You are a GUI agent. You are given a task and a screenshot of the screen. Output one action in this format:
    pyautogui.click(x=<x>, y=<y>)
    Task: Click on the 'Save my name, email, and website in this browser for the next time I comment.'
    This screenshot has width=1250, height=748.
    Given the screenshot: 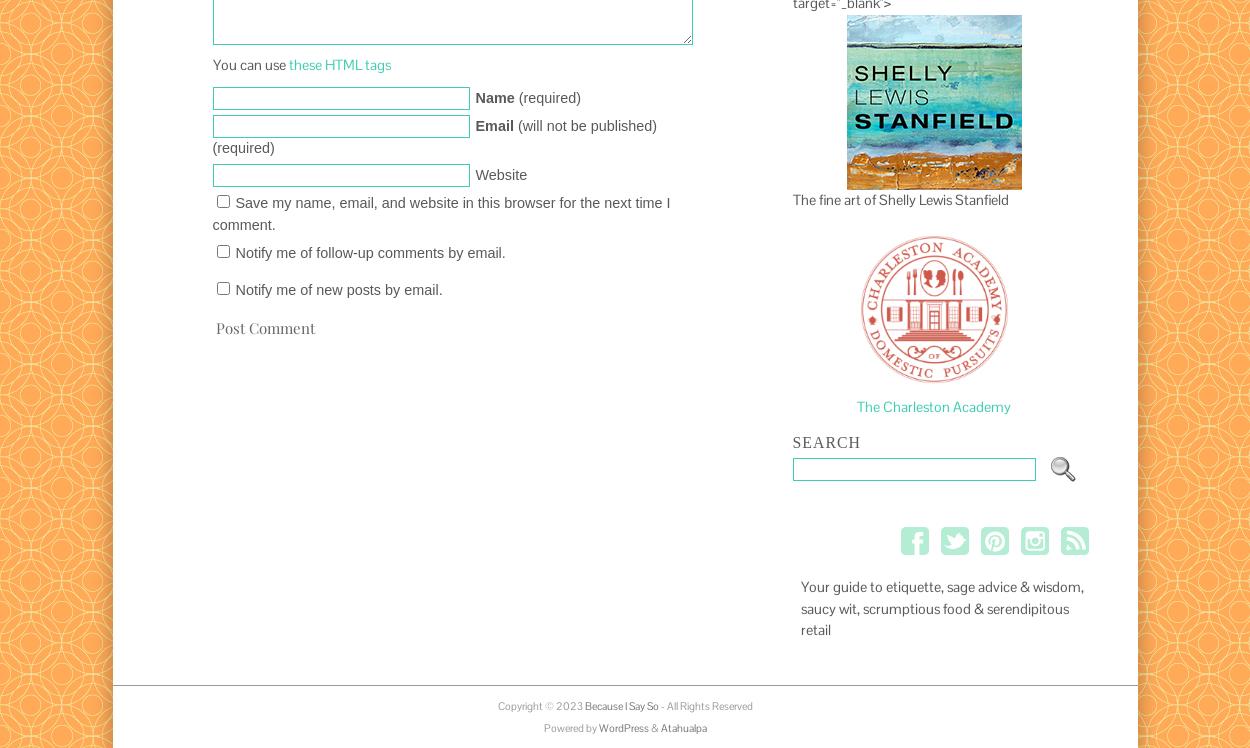 What is the action you would take?
    pyautogui.click(x=440, y=213)
    